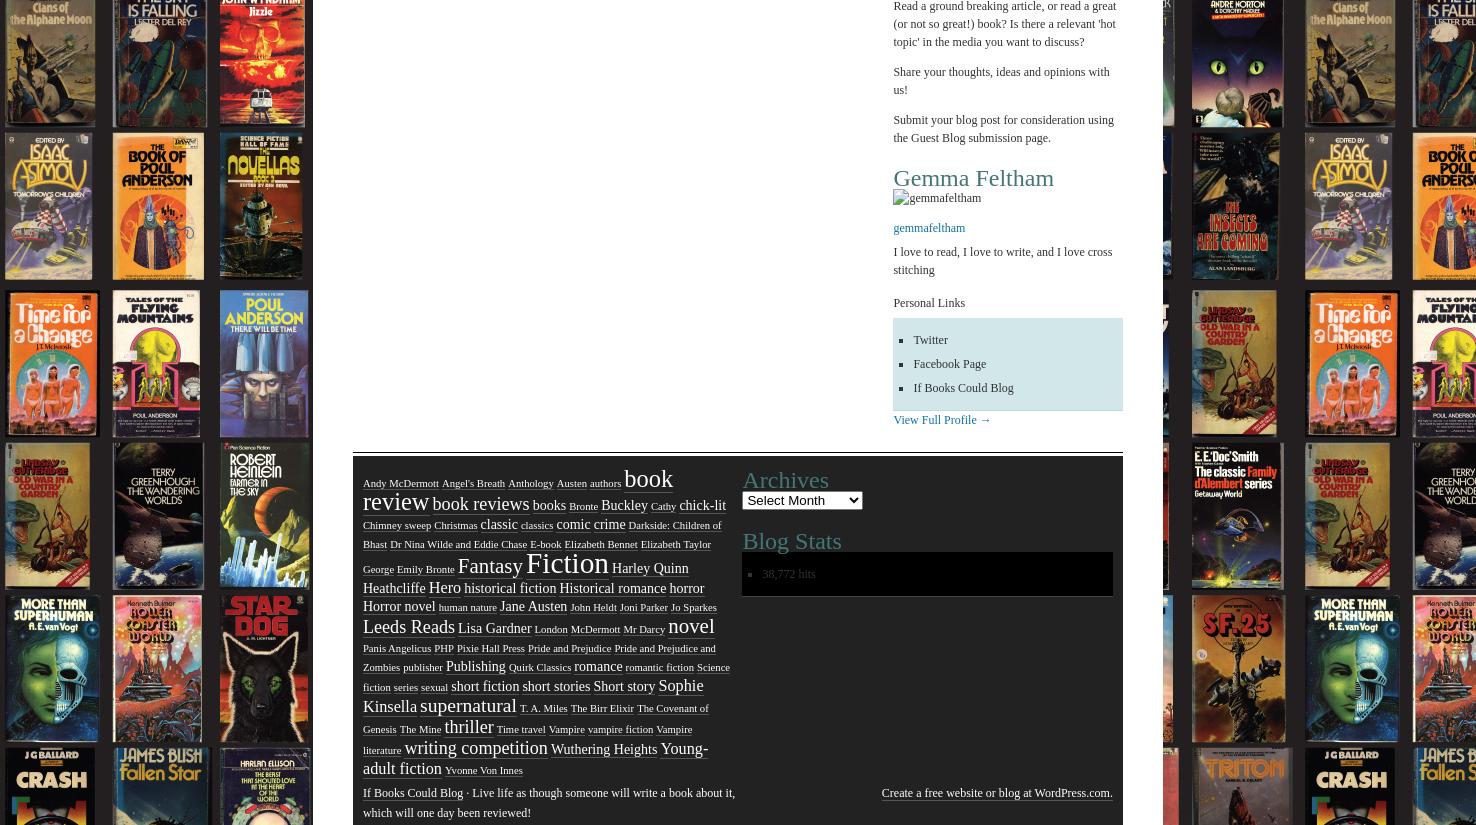 The image size is (1476, 825). Describe the element at coordinates (408, 627) in the screenshot. I see `'Leeds Reads'` at that location.